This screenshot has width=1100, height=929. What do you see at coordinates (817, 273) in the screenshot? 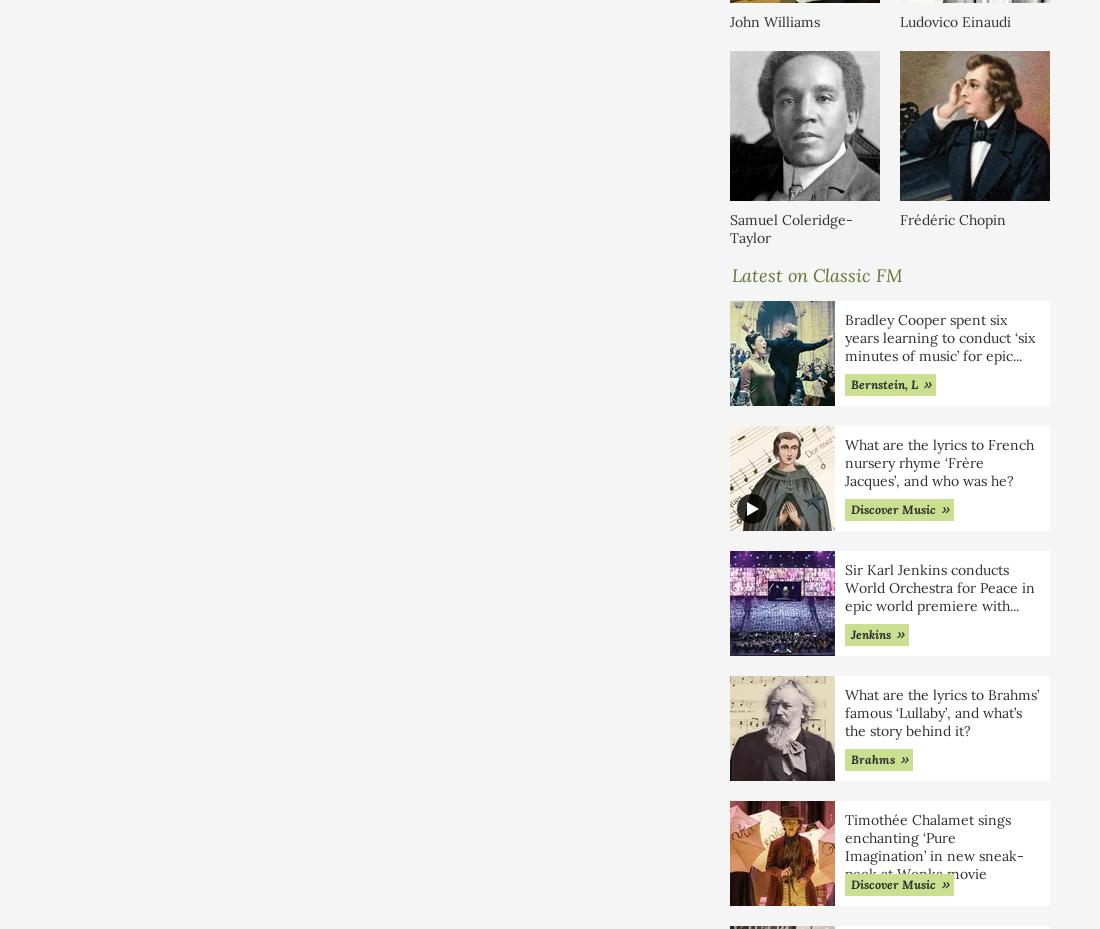
I see `'Latest on Classic FM'` at bounding box center [817, 273].